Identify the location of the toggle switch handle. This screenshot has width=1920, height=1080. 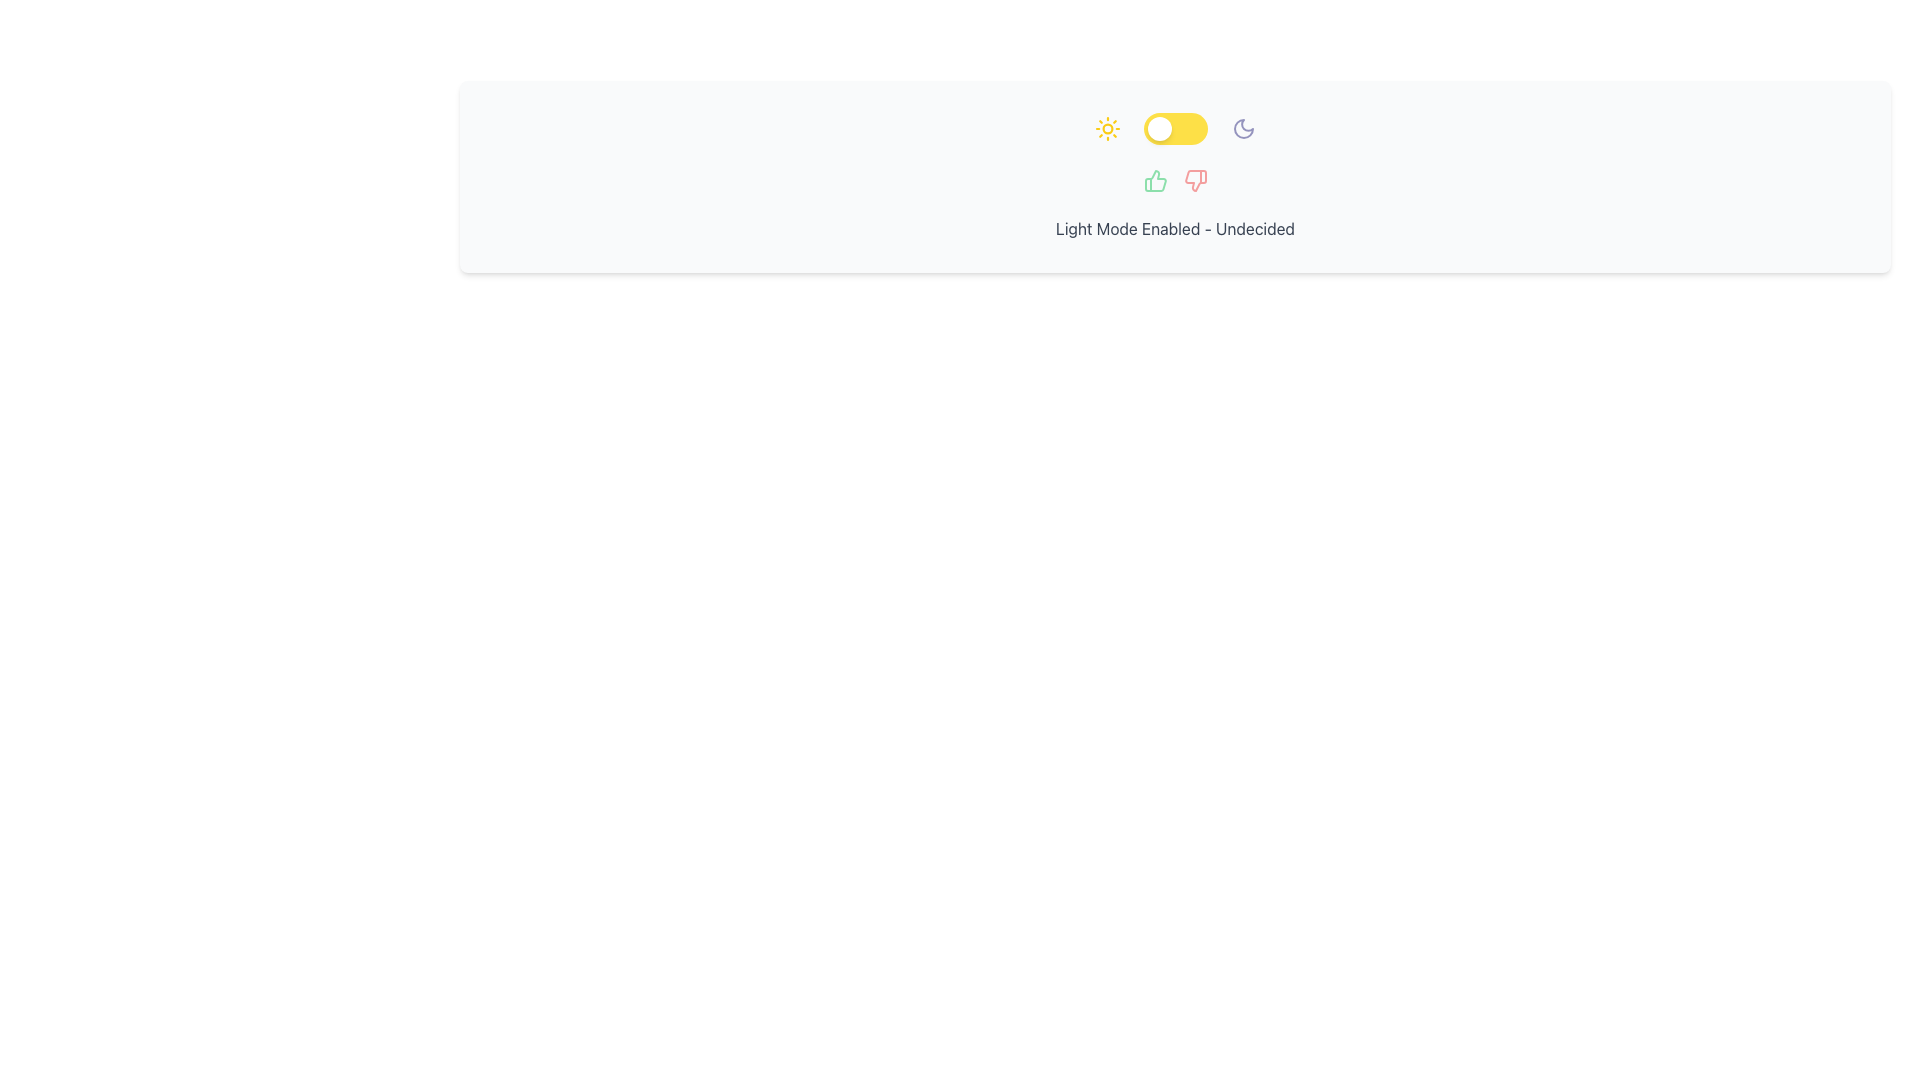
(1159, 128).